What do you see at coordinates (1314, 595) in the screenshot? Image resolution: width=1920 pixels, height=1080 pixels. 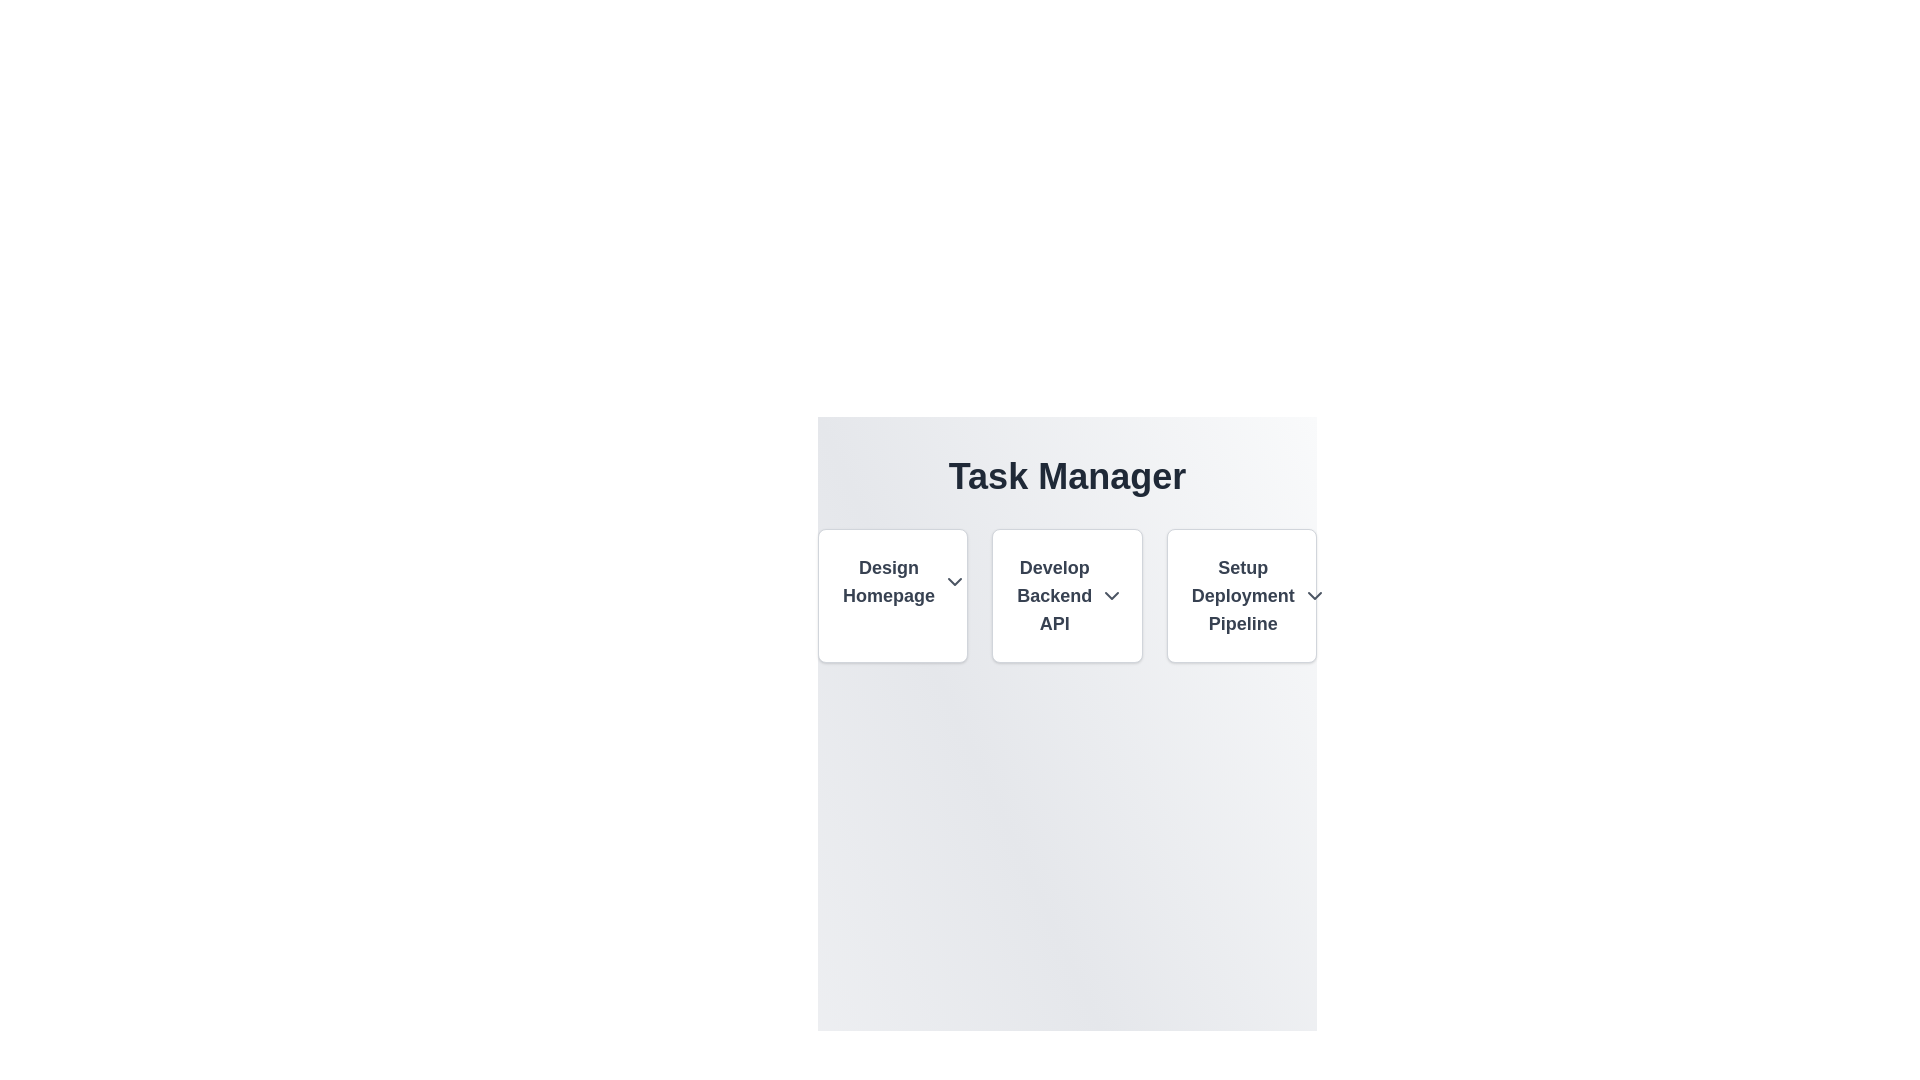 I see `the Dropdown button located inside the 'Setup Deployment Pipeline' task box` at bounding box center [1314, 595].